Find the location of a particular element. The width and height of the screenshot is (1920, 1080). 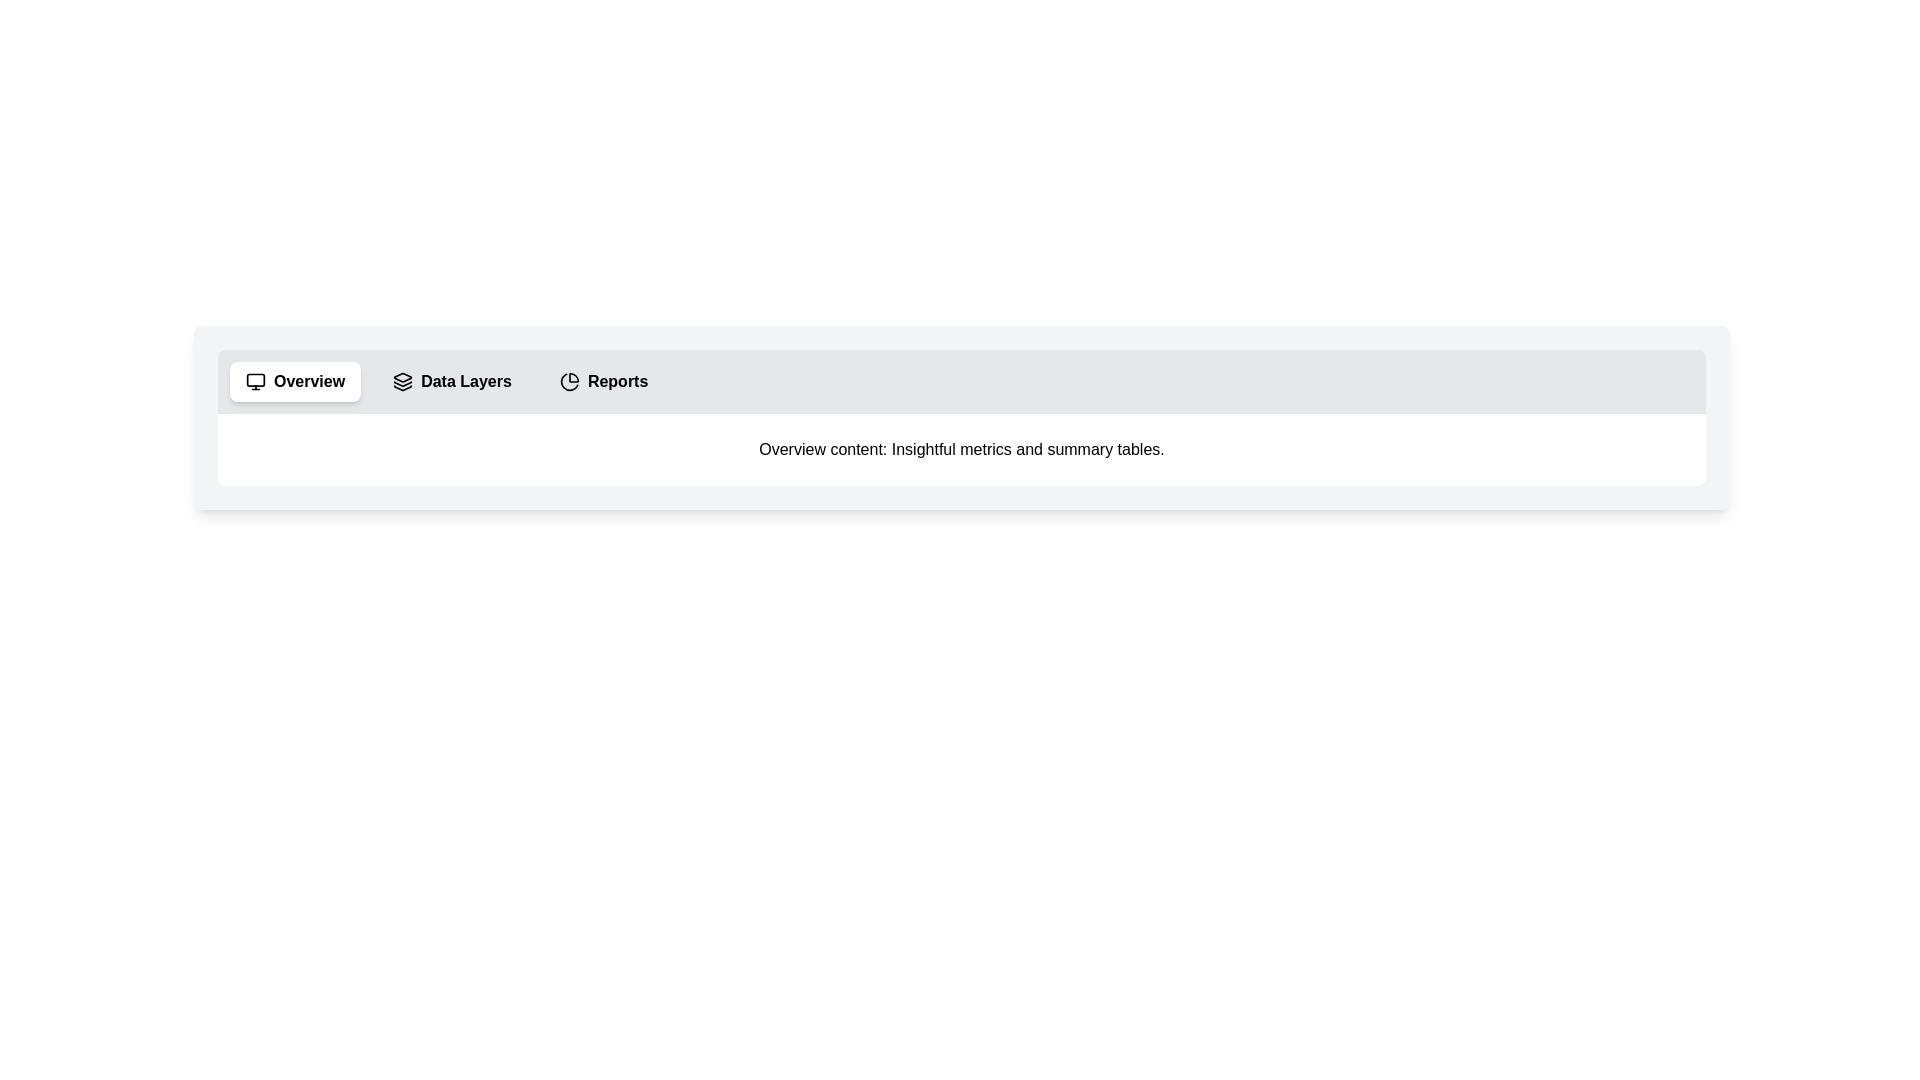

the tab labeled 'Reports' to switch to it is located at coordinates (603, 381).